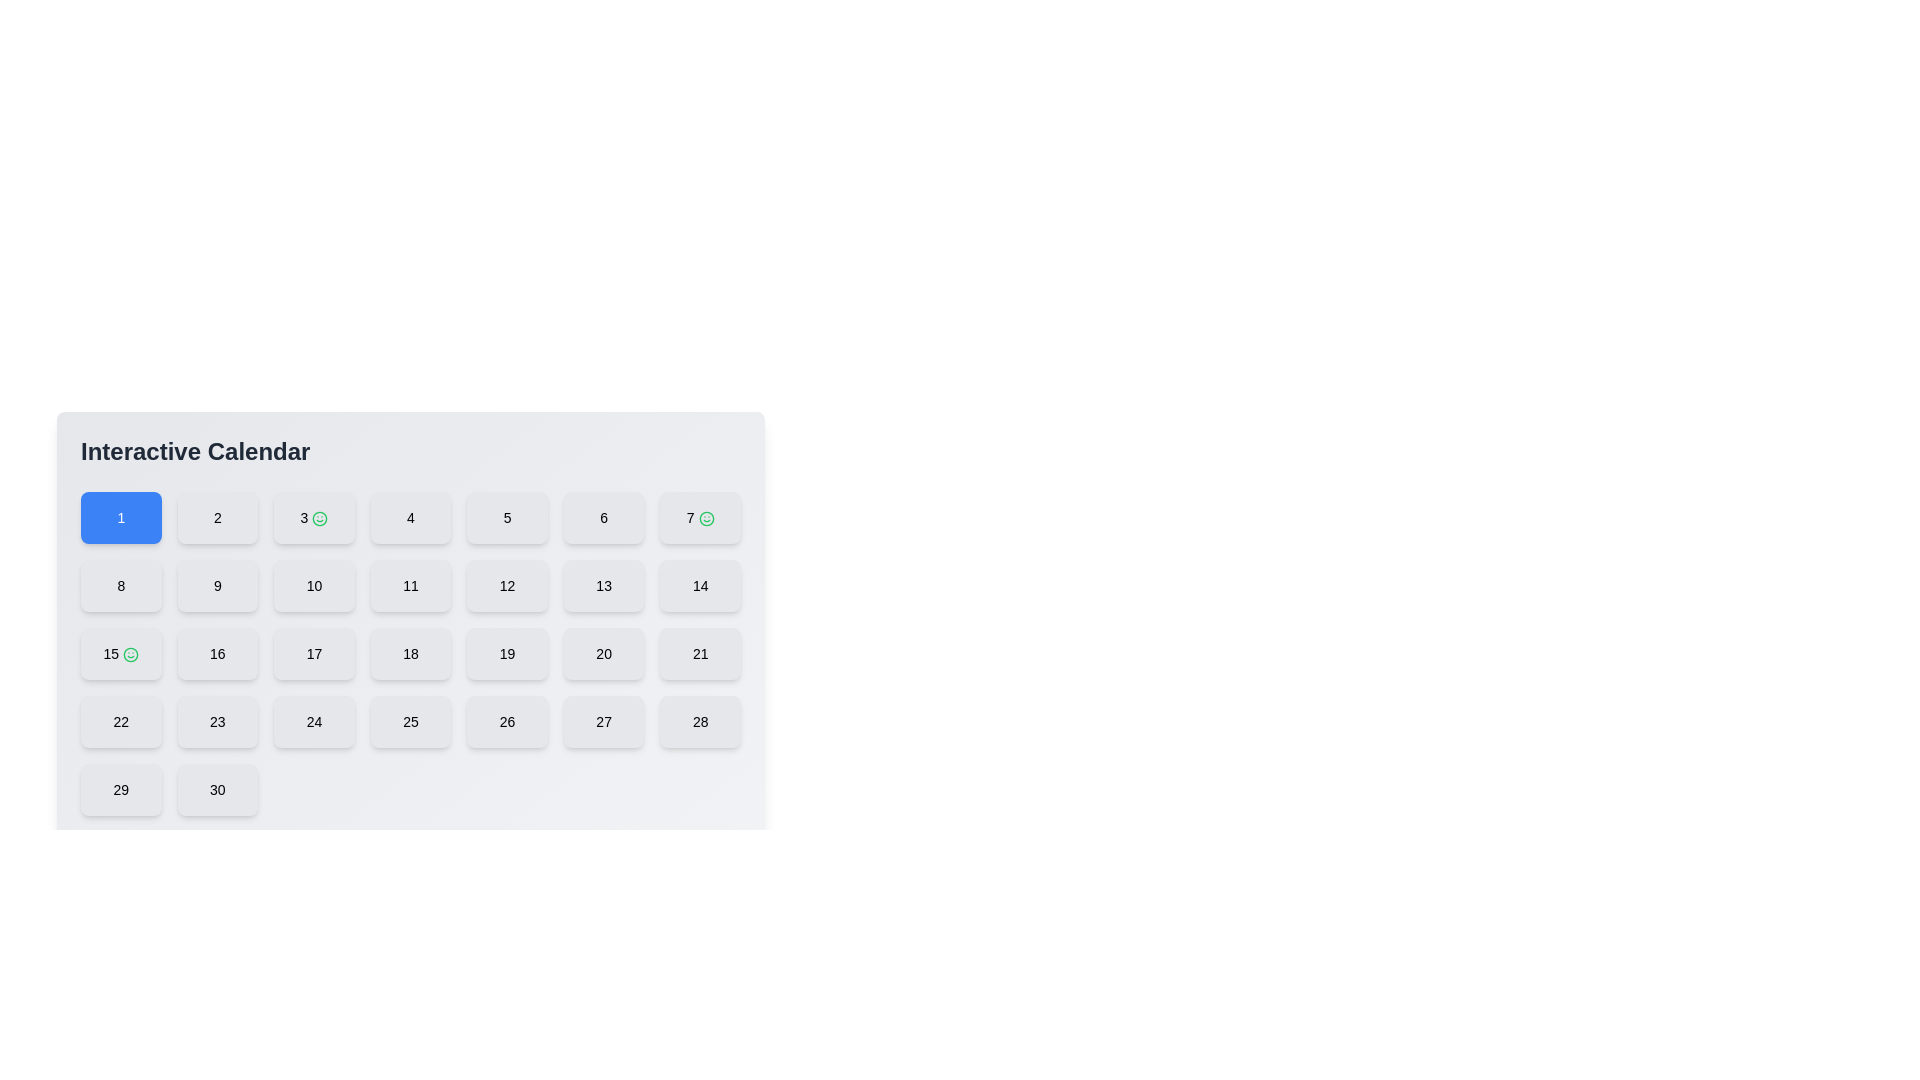 This screenshot has width=1920, height=1080. What do you see at coordinates (507, 721) in the screenshot?
I see `the button displaying the number '26' with a light gray background in the fifth row and fifth column of the calendar grid to change its appearance` at bounding box center [507, 721].